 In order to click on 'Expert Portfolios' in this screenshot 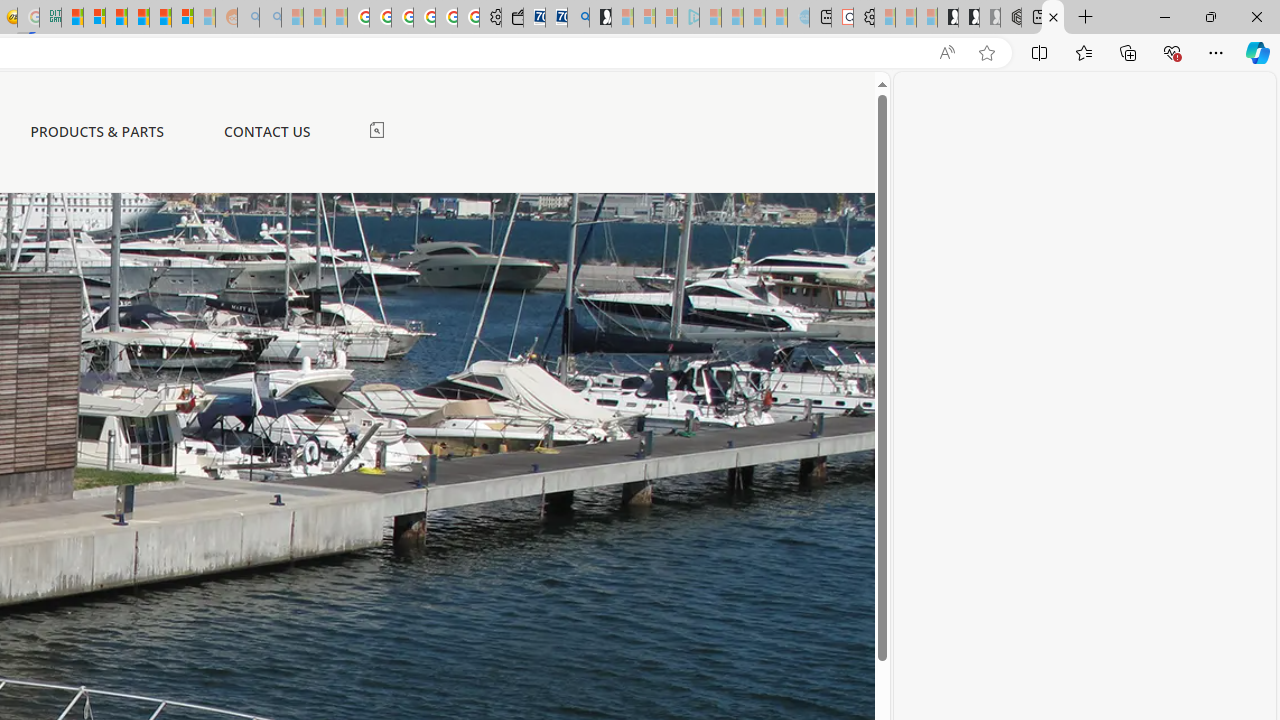, I will do `click(137, 17)`.